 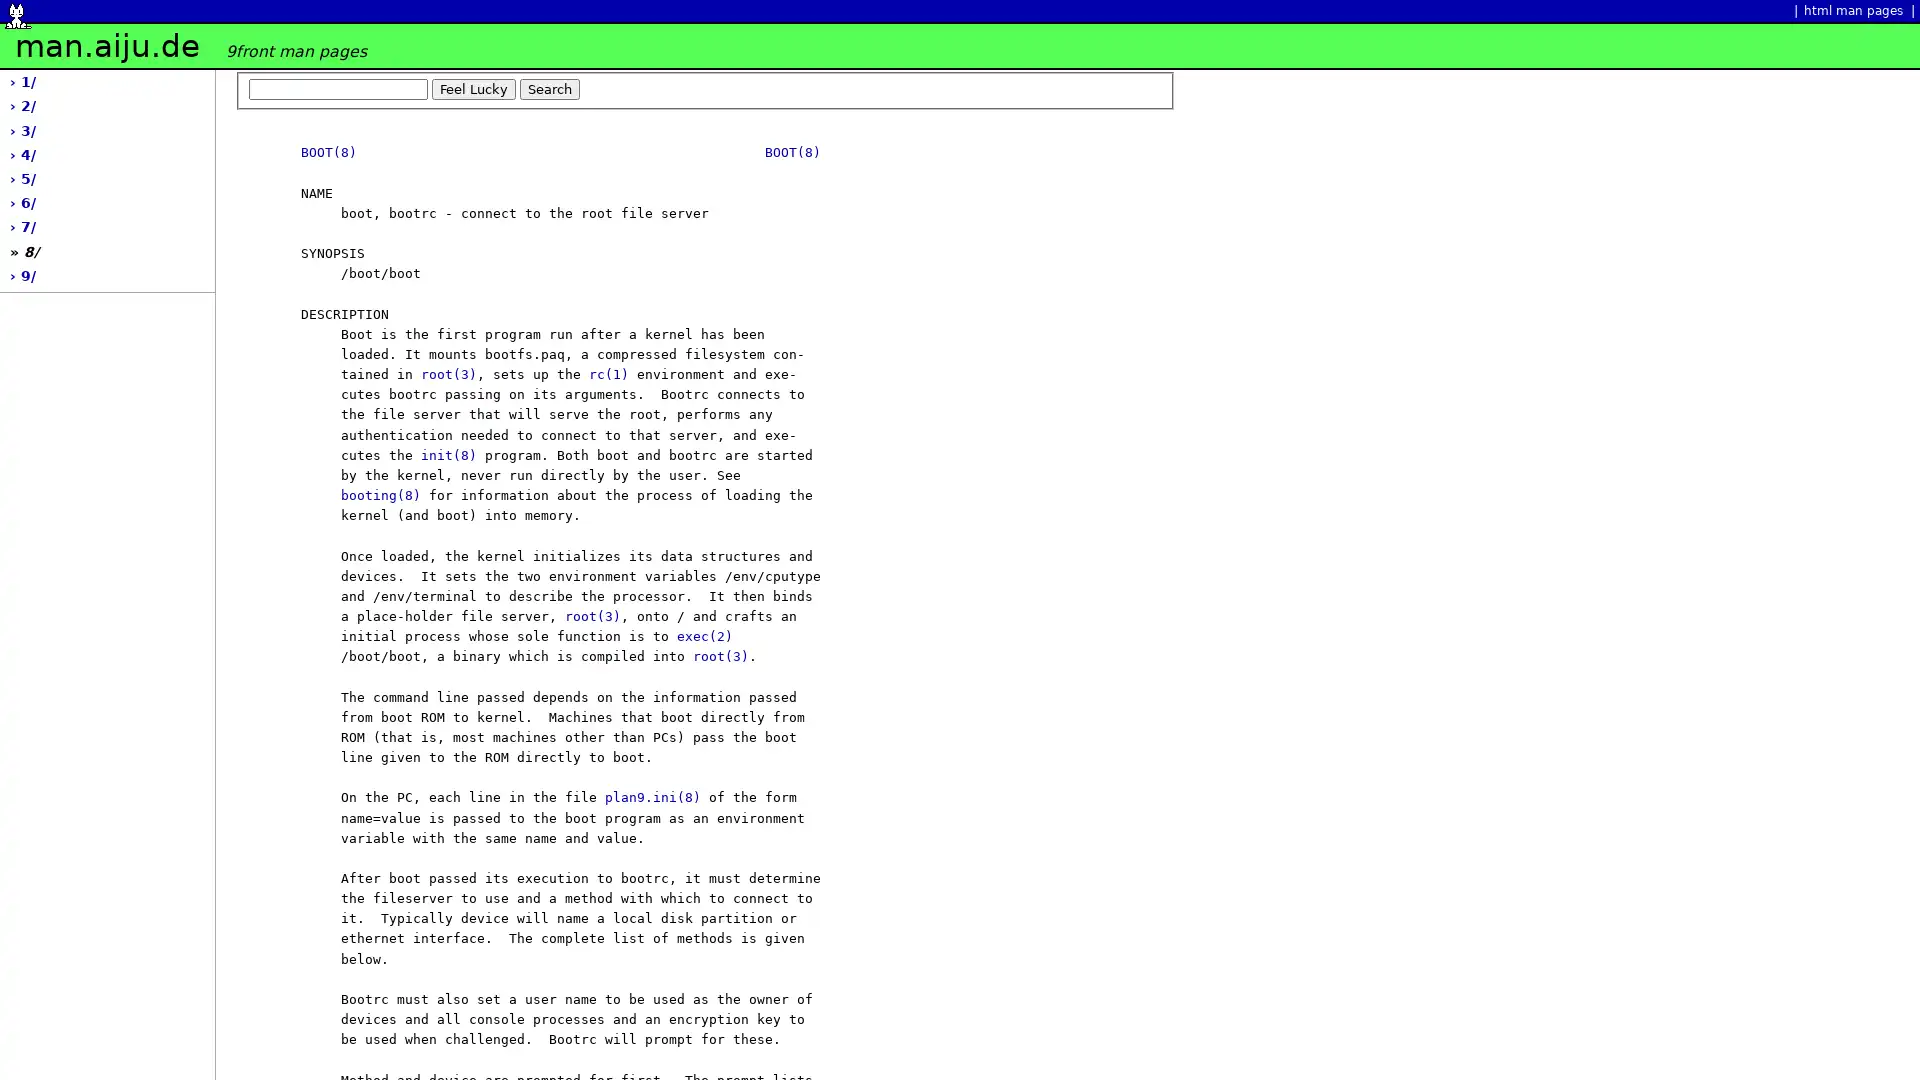 I want to click on Search, so click(x=550, y=87).